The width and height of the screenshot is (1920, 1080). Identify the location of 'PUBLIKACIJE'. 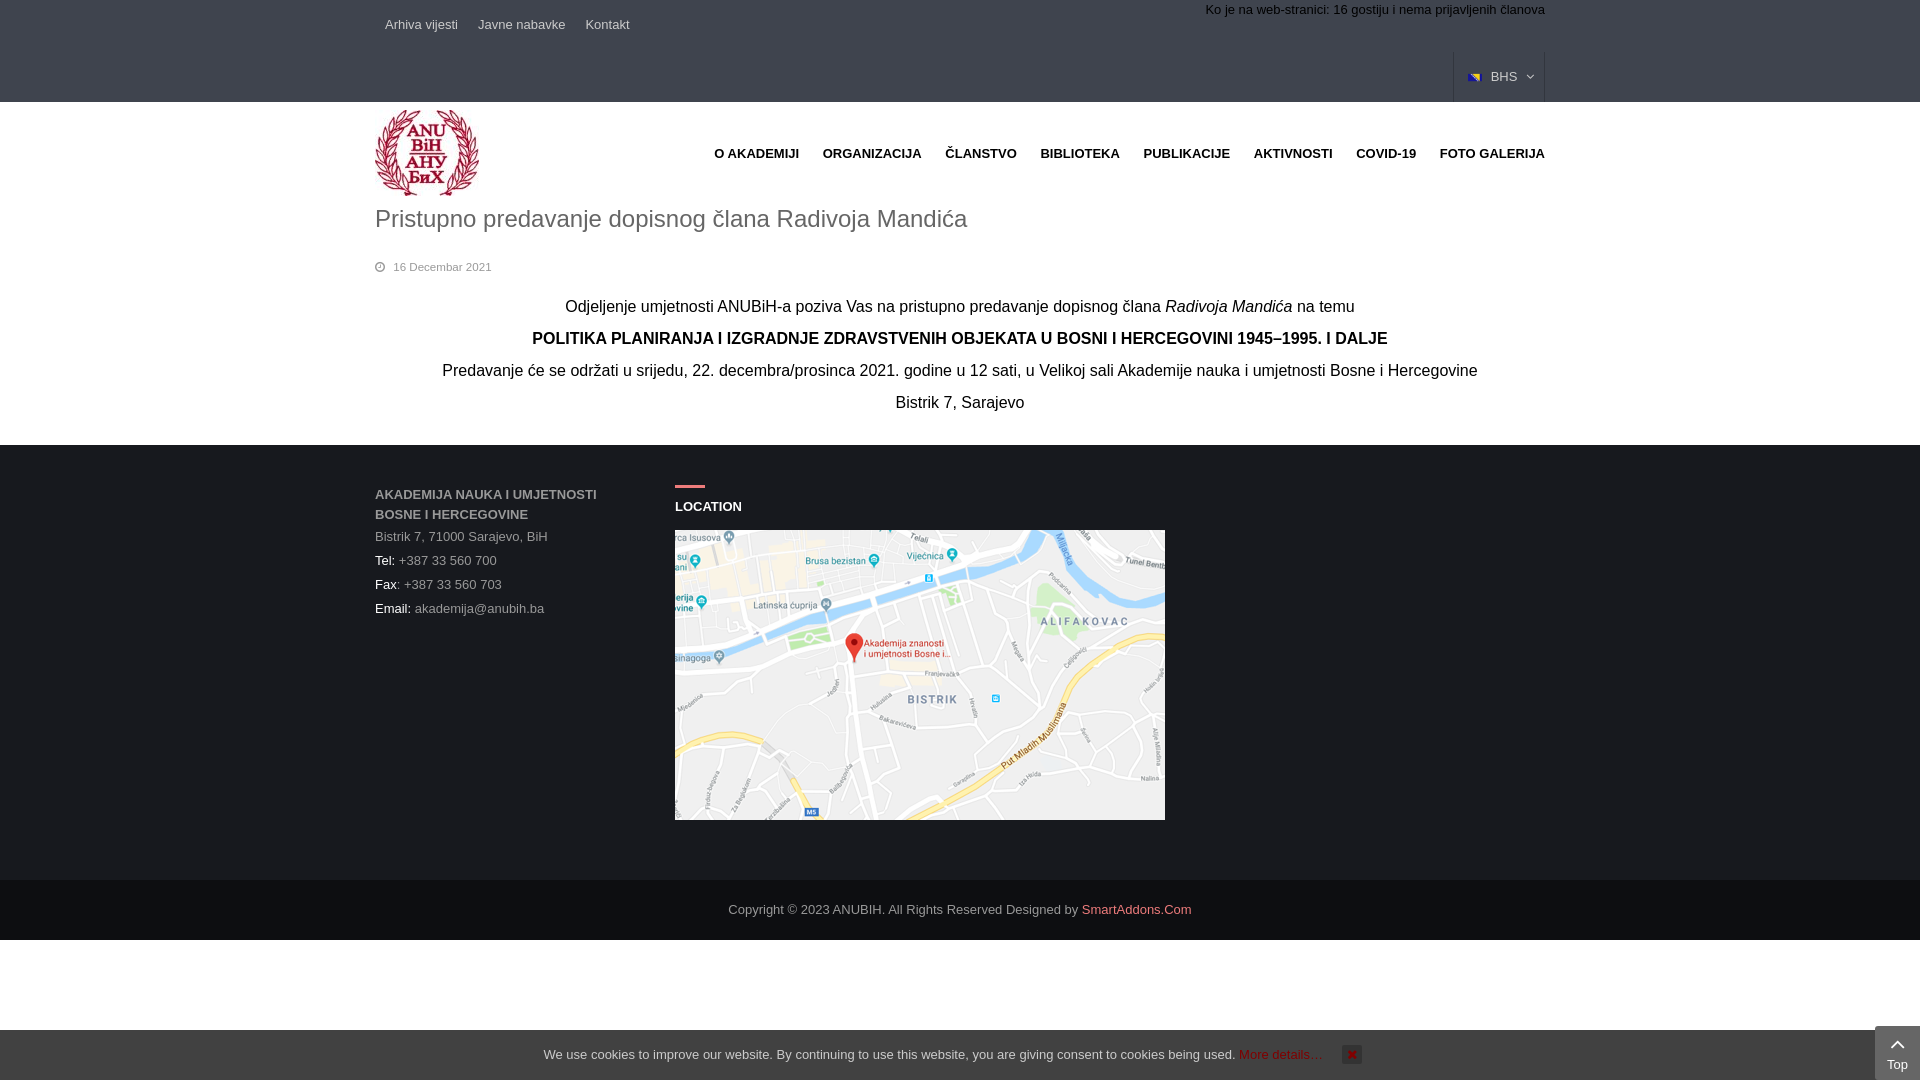
(1143, 153).